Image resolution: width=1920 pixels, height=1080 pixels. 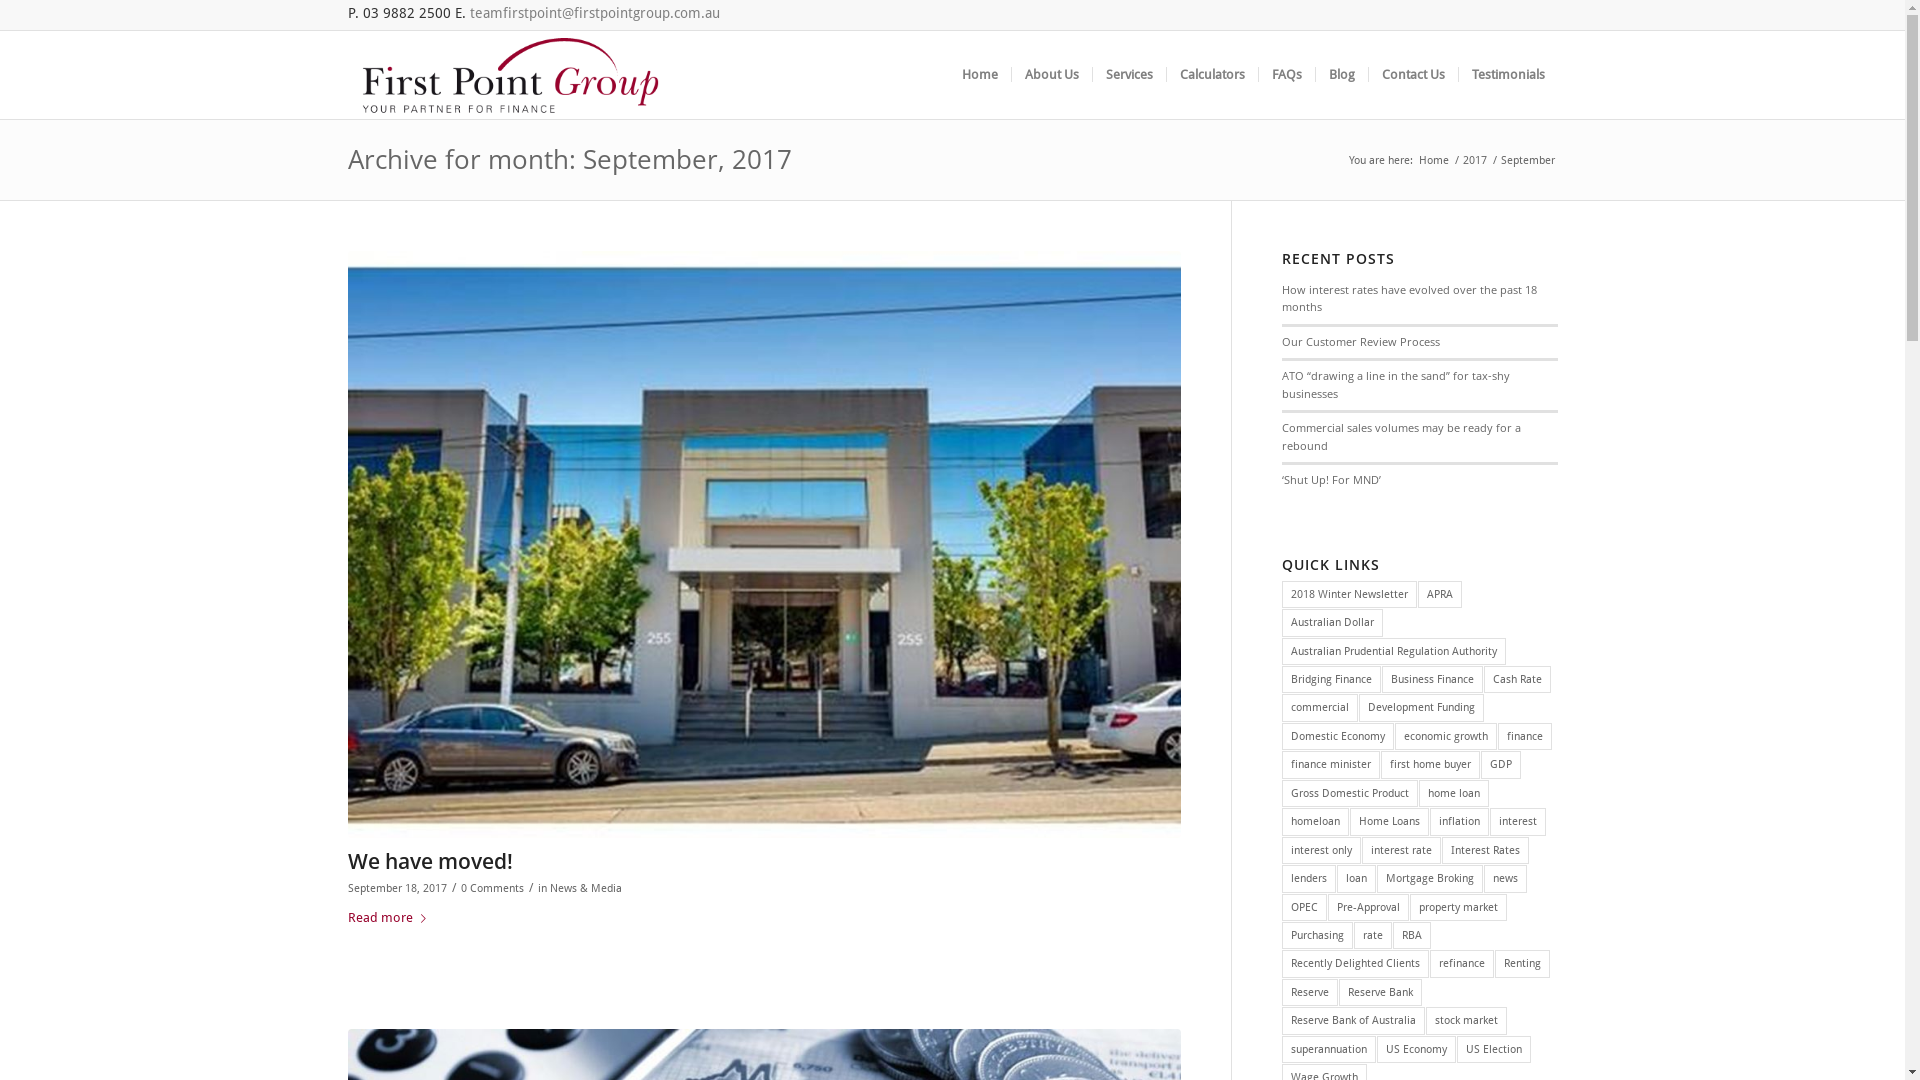 What do you see at coordinates (1360, 340) in the screenshot?
I see `'Our Customer Review Process'` at bounding box center [1360, 340].